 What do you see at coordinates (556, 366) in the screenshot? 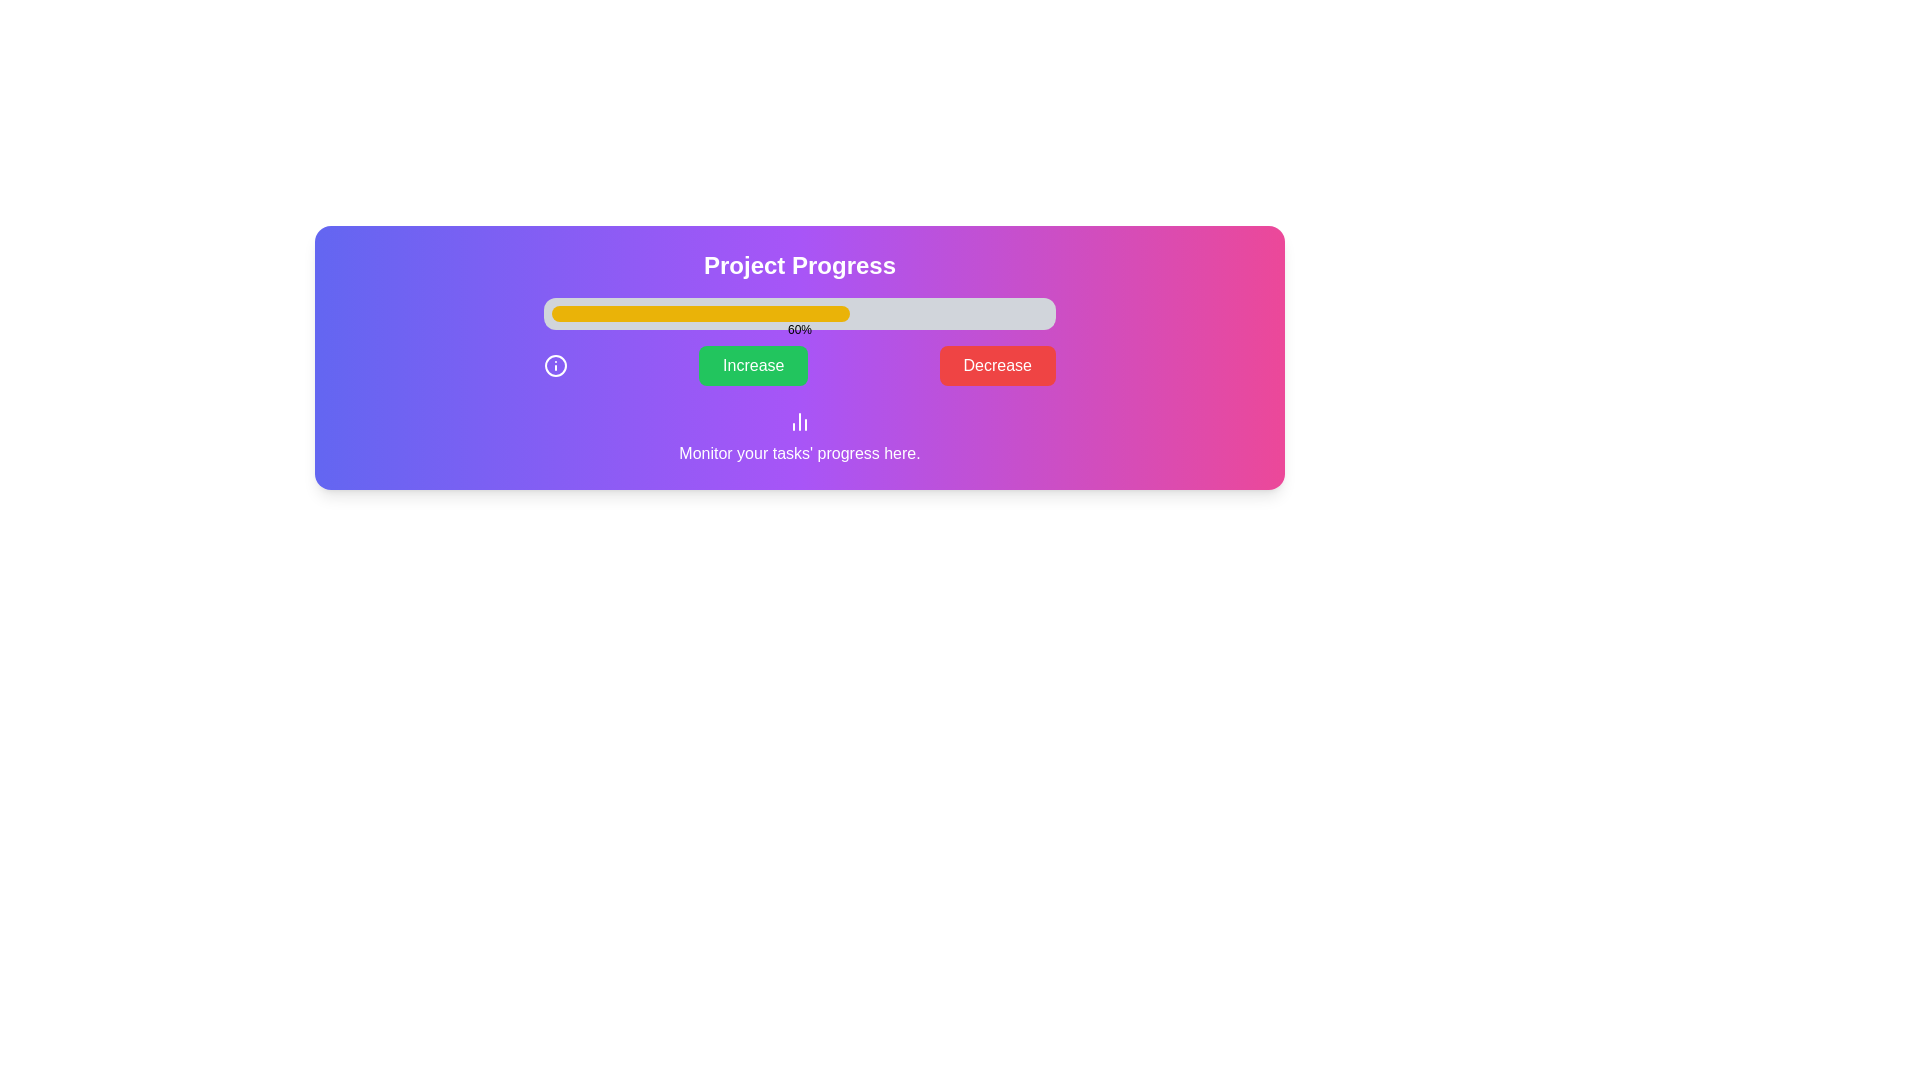
I see `the information icon, which is styled as a white stroke SVG circle with an 'i' symbol inside it, located on a purple-to-pink gradient background to the left of the 'Increase' and 'Decrease' buttons` at bounding box center [556, 366].